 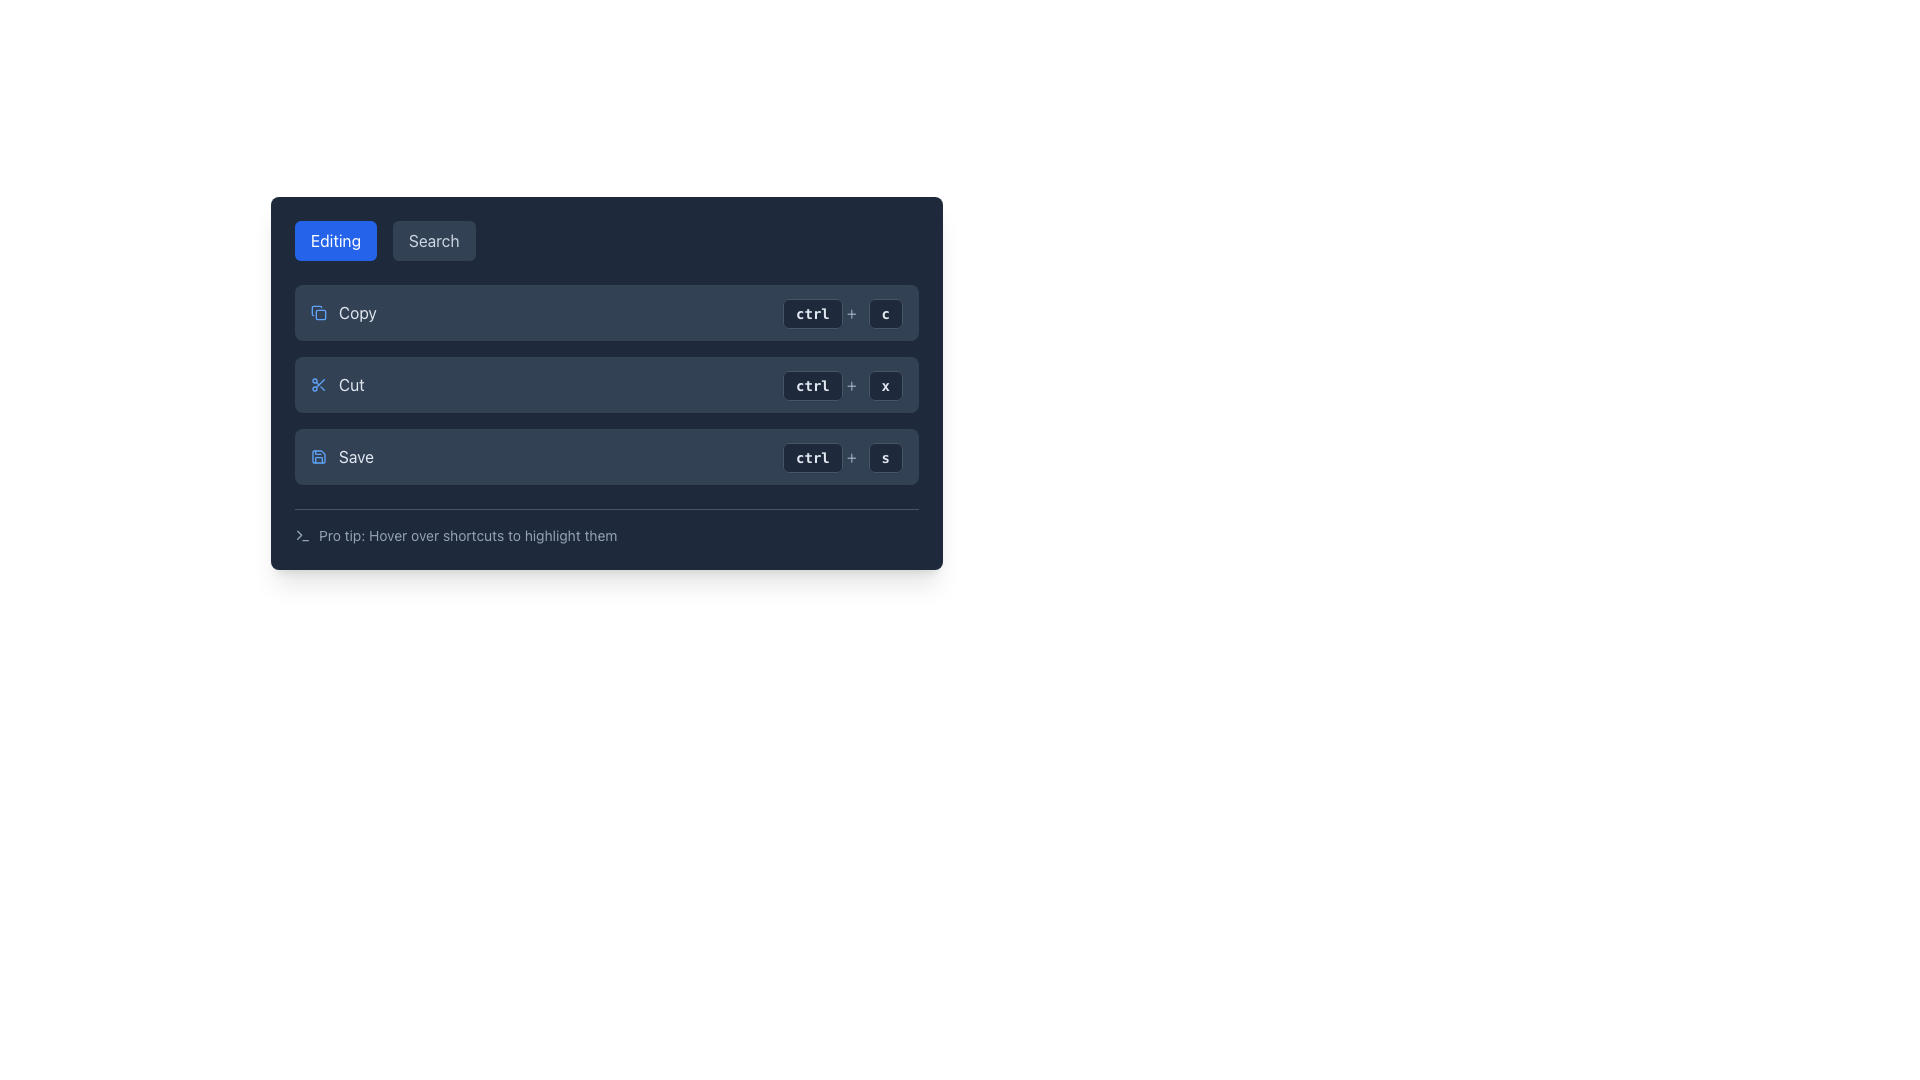 I want to click on the 'Cut' button, which is the second option in the list of operations, featuring a scissors icon and styled with blue and white text on a dark background, so click(x=337, y=385).